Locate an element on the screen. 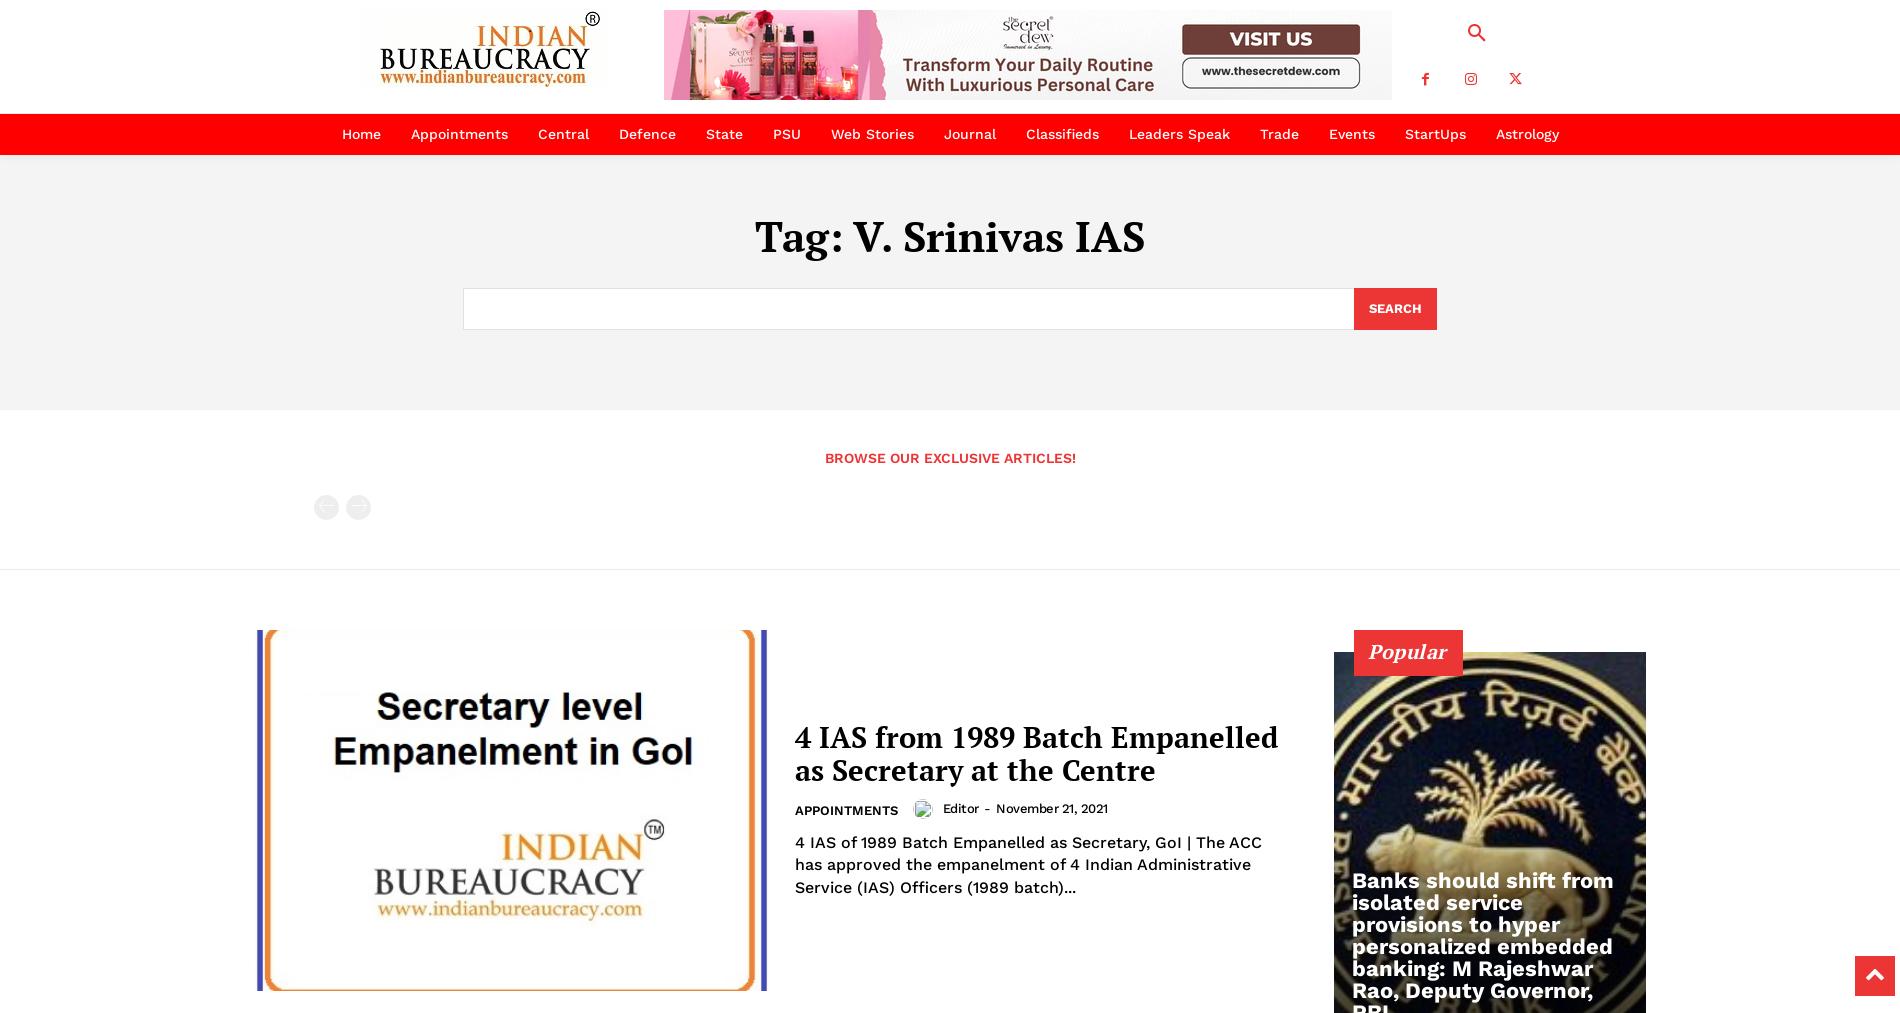  '-' is located at coordinates (987, 823).